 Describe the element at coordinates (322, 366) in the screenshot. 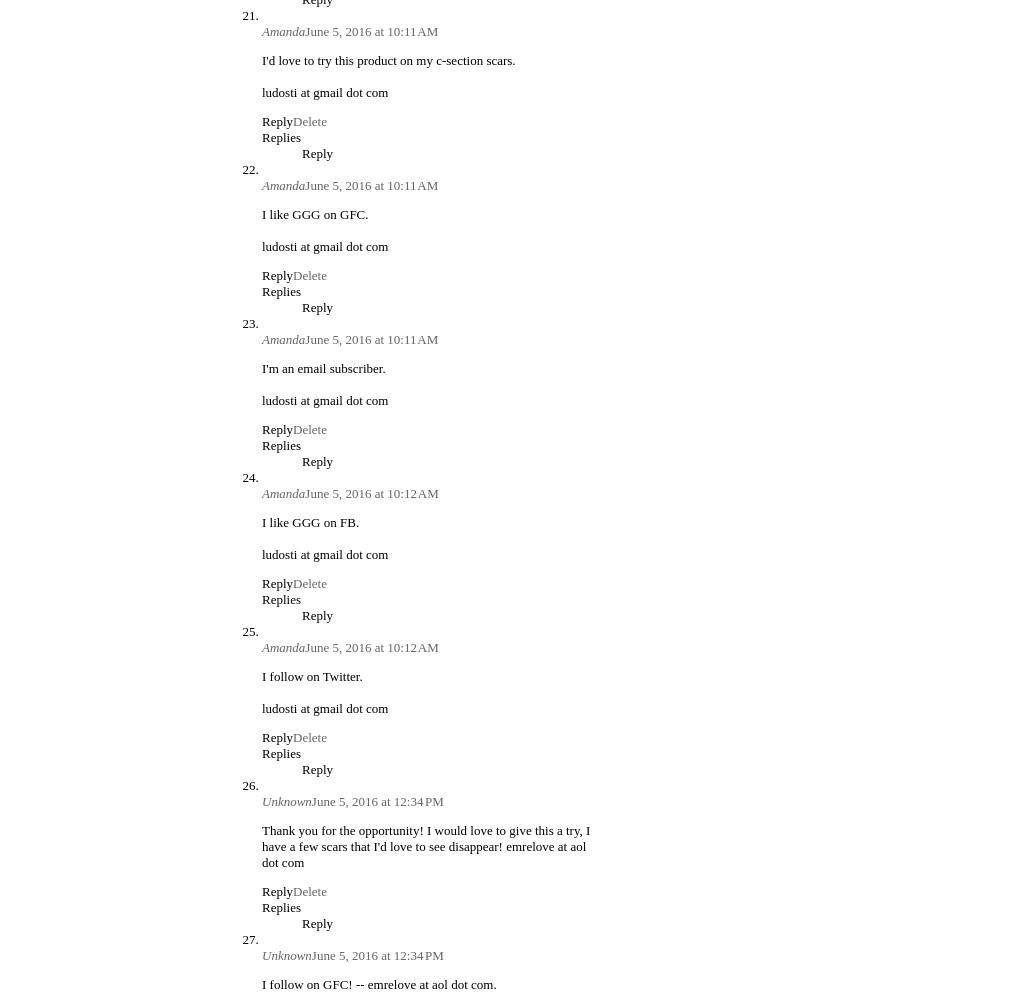

I see `'I'm an email subscriber.'` at that location.